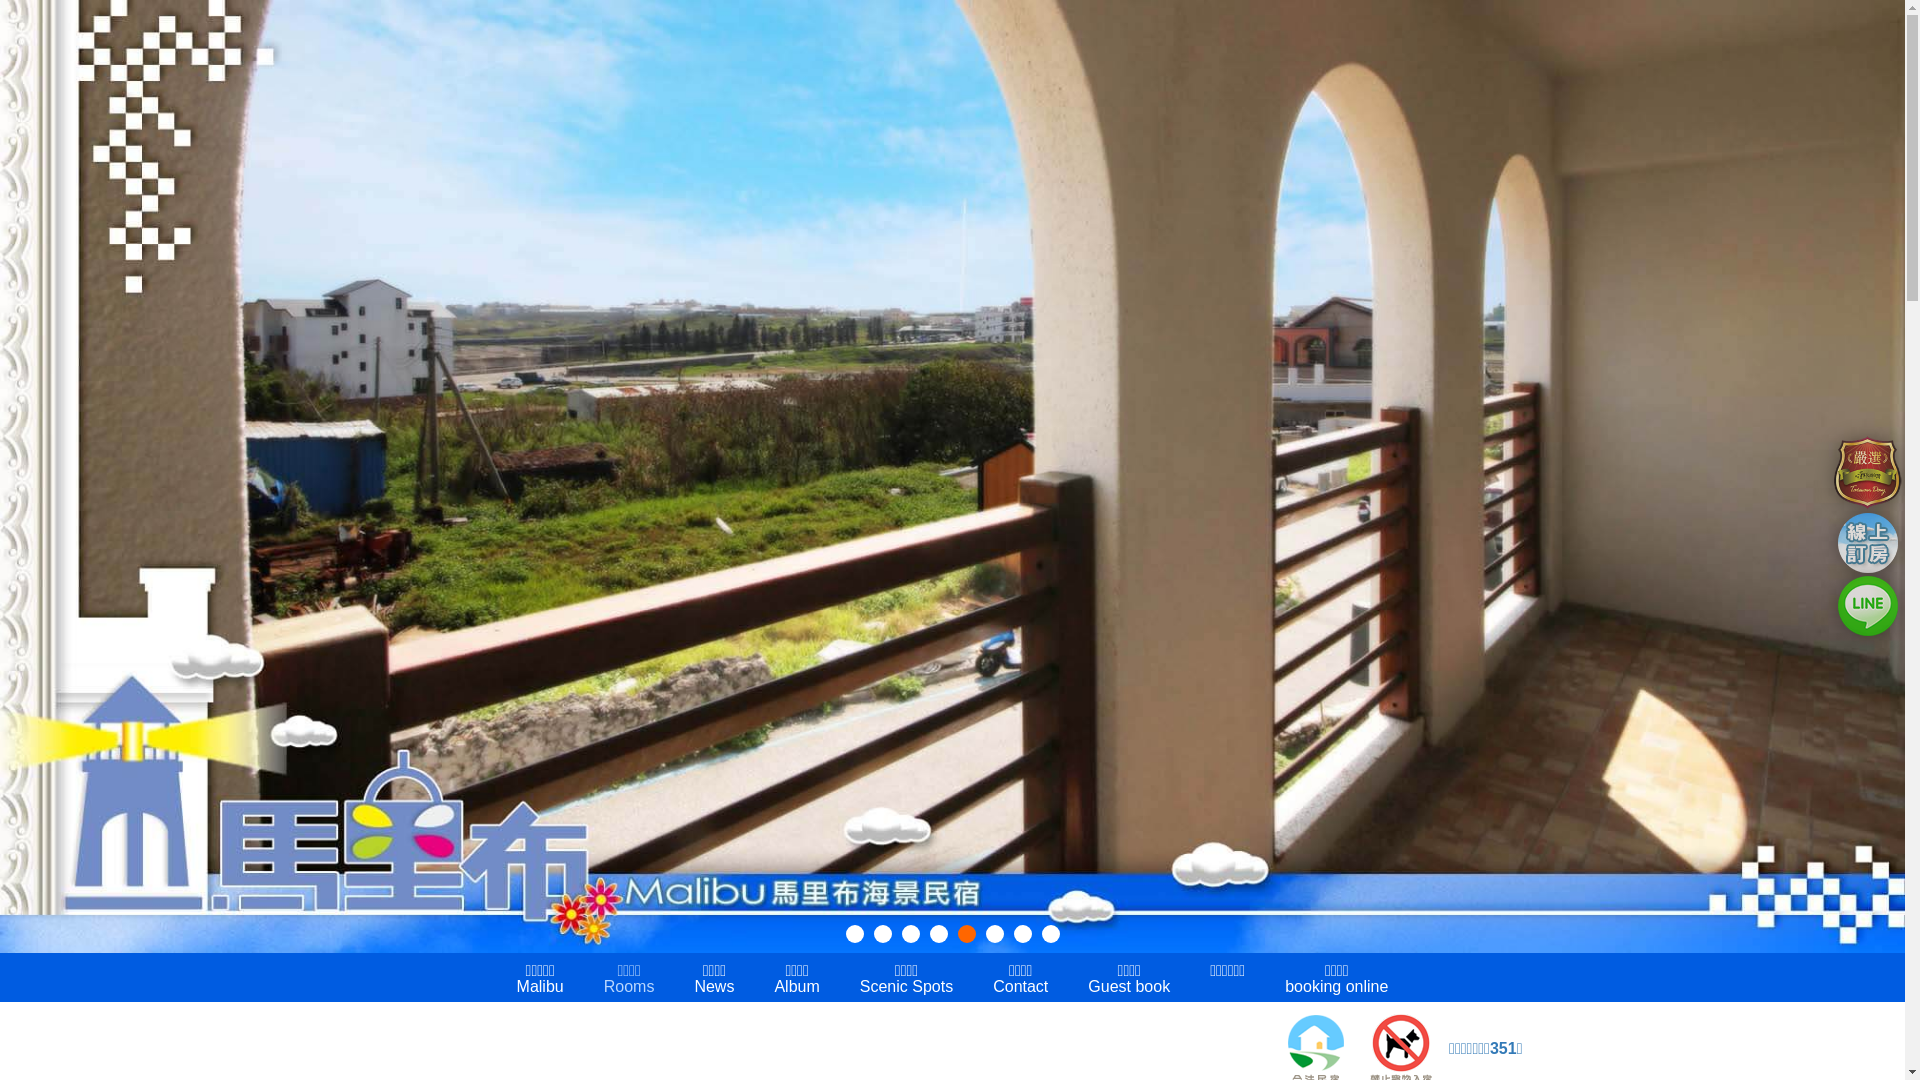 Image resolution: width=1920 pixels, height=1080 pixels. I want to click on '6', so click(994, 933).